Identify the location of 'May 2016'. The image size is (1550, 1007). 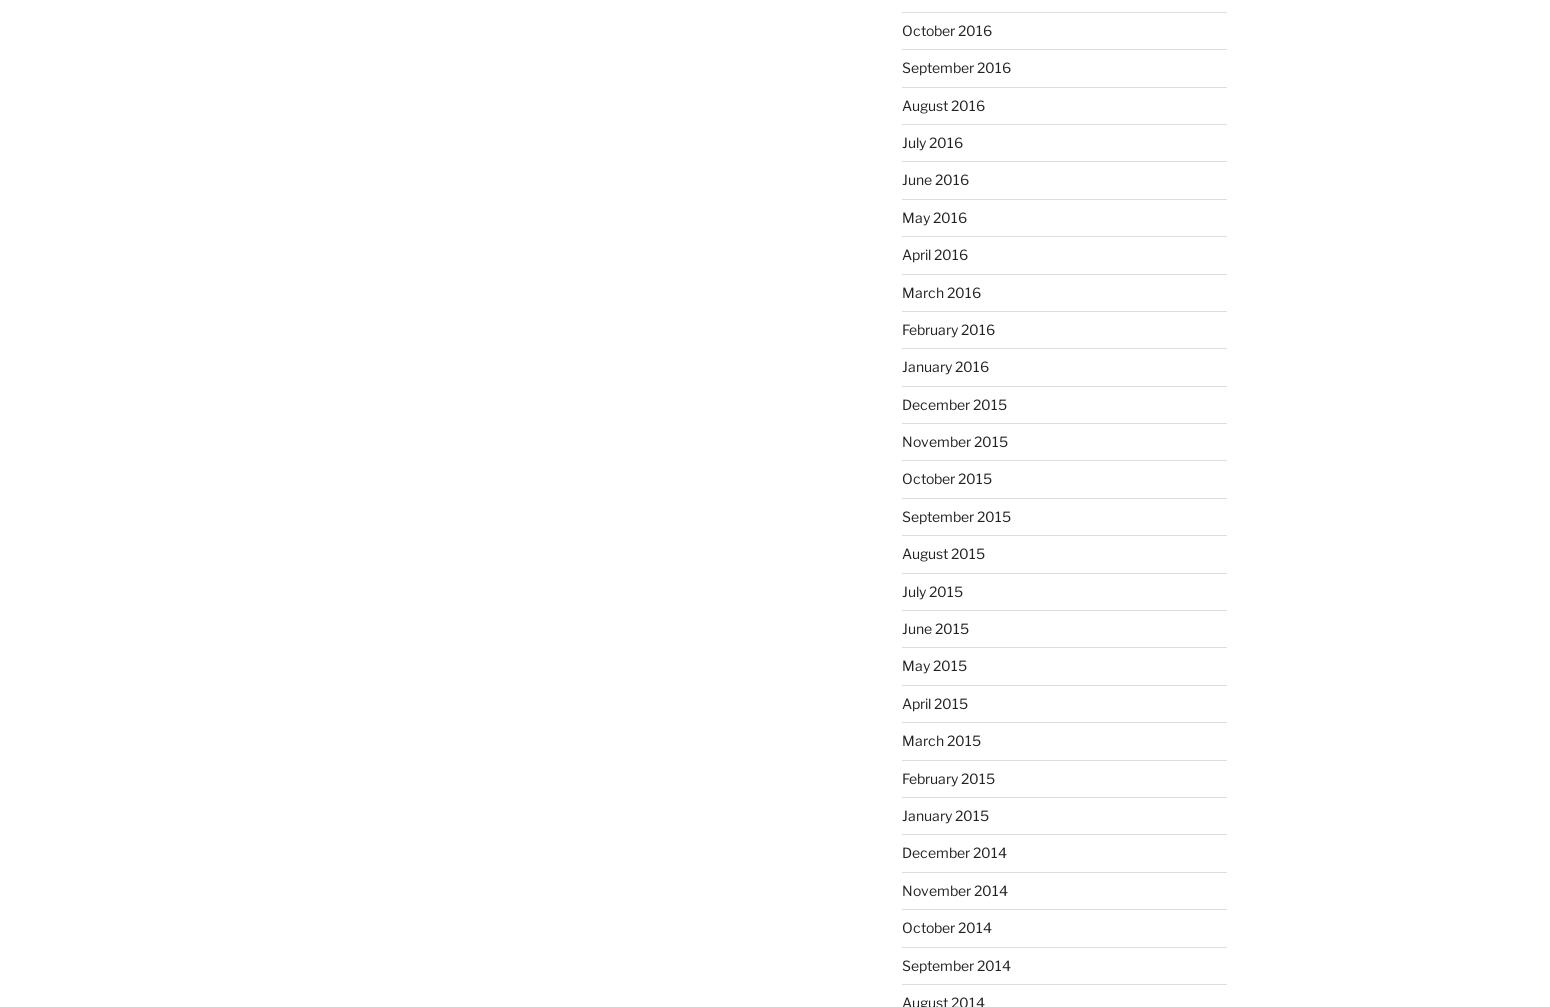
(932, 216).